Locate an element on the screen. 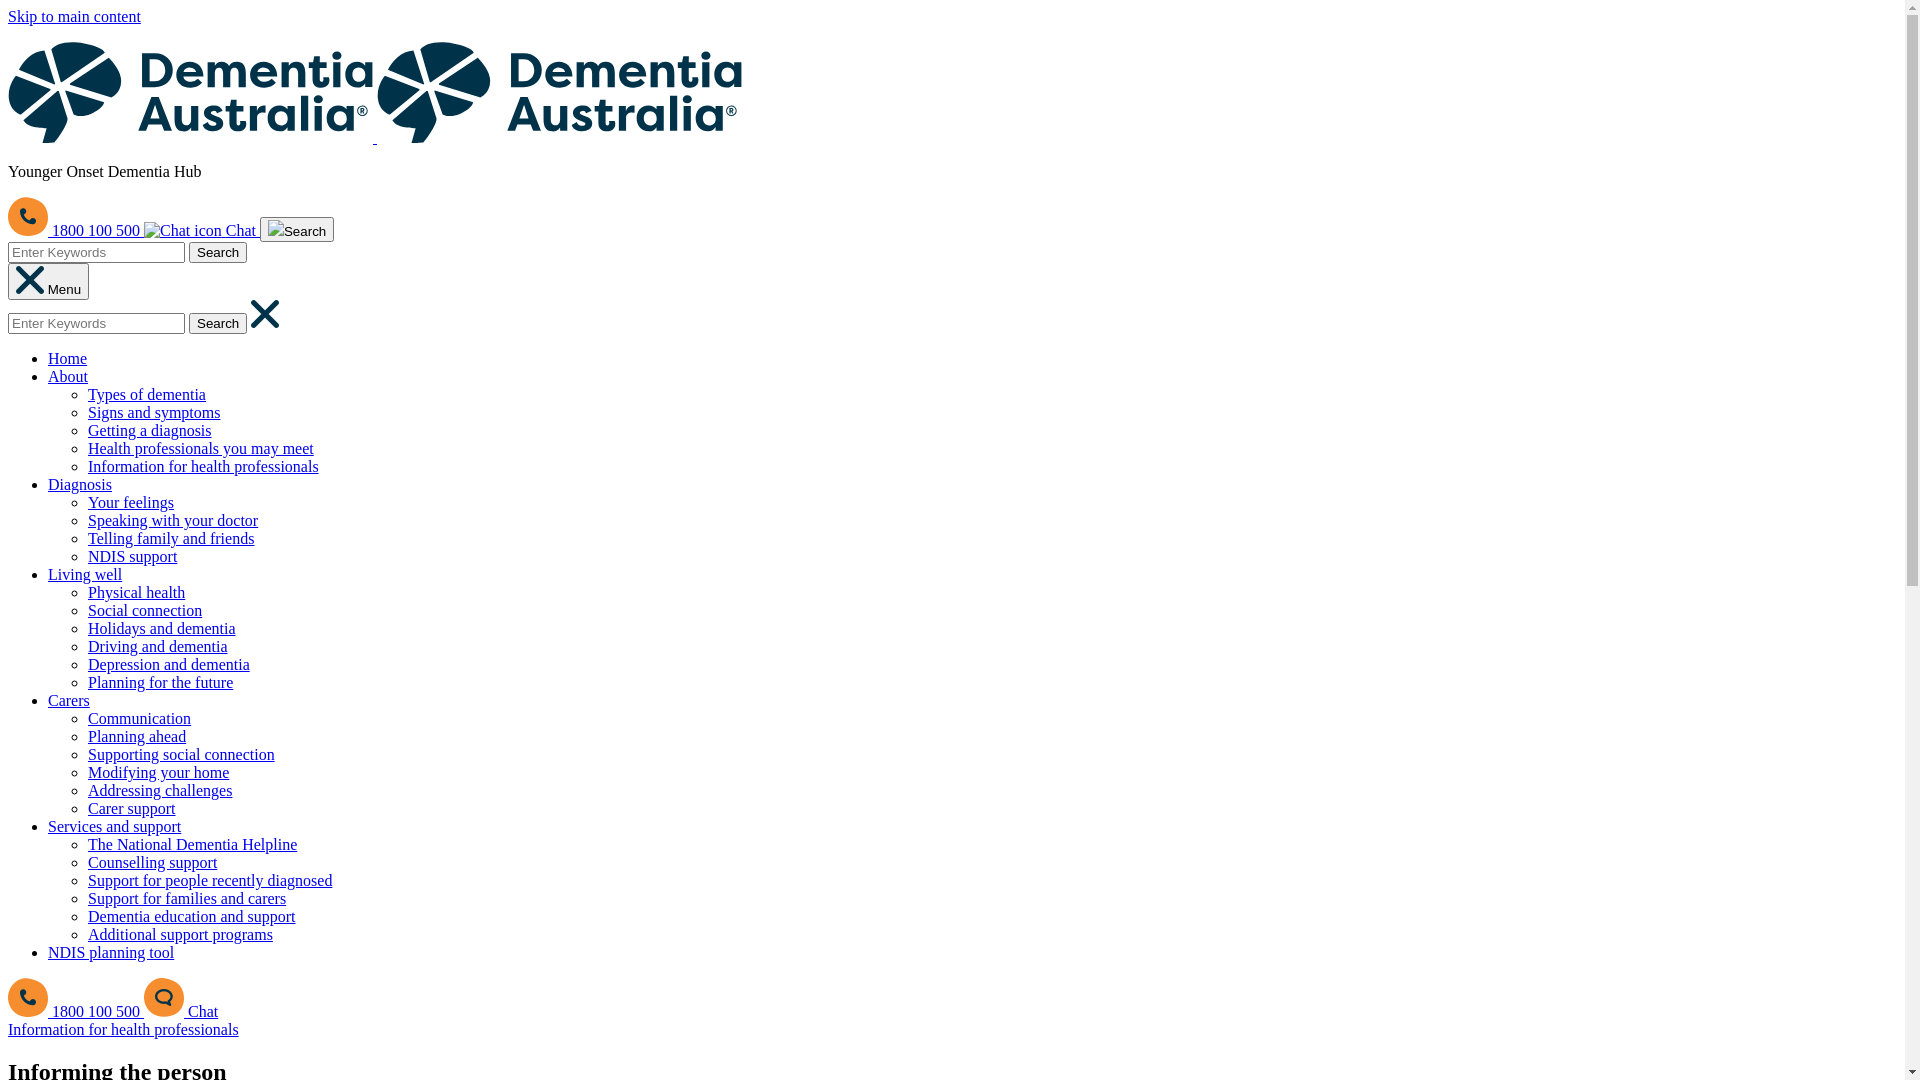  'Counselling support' is located at coordinates (151, 861).